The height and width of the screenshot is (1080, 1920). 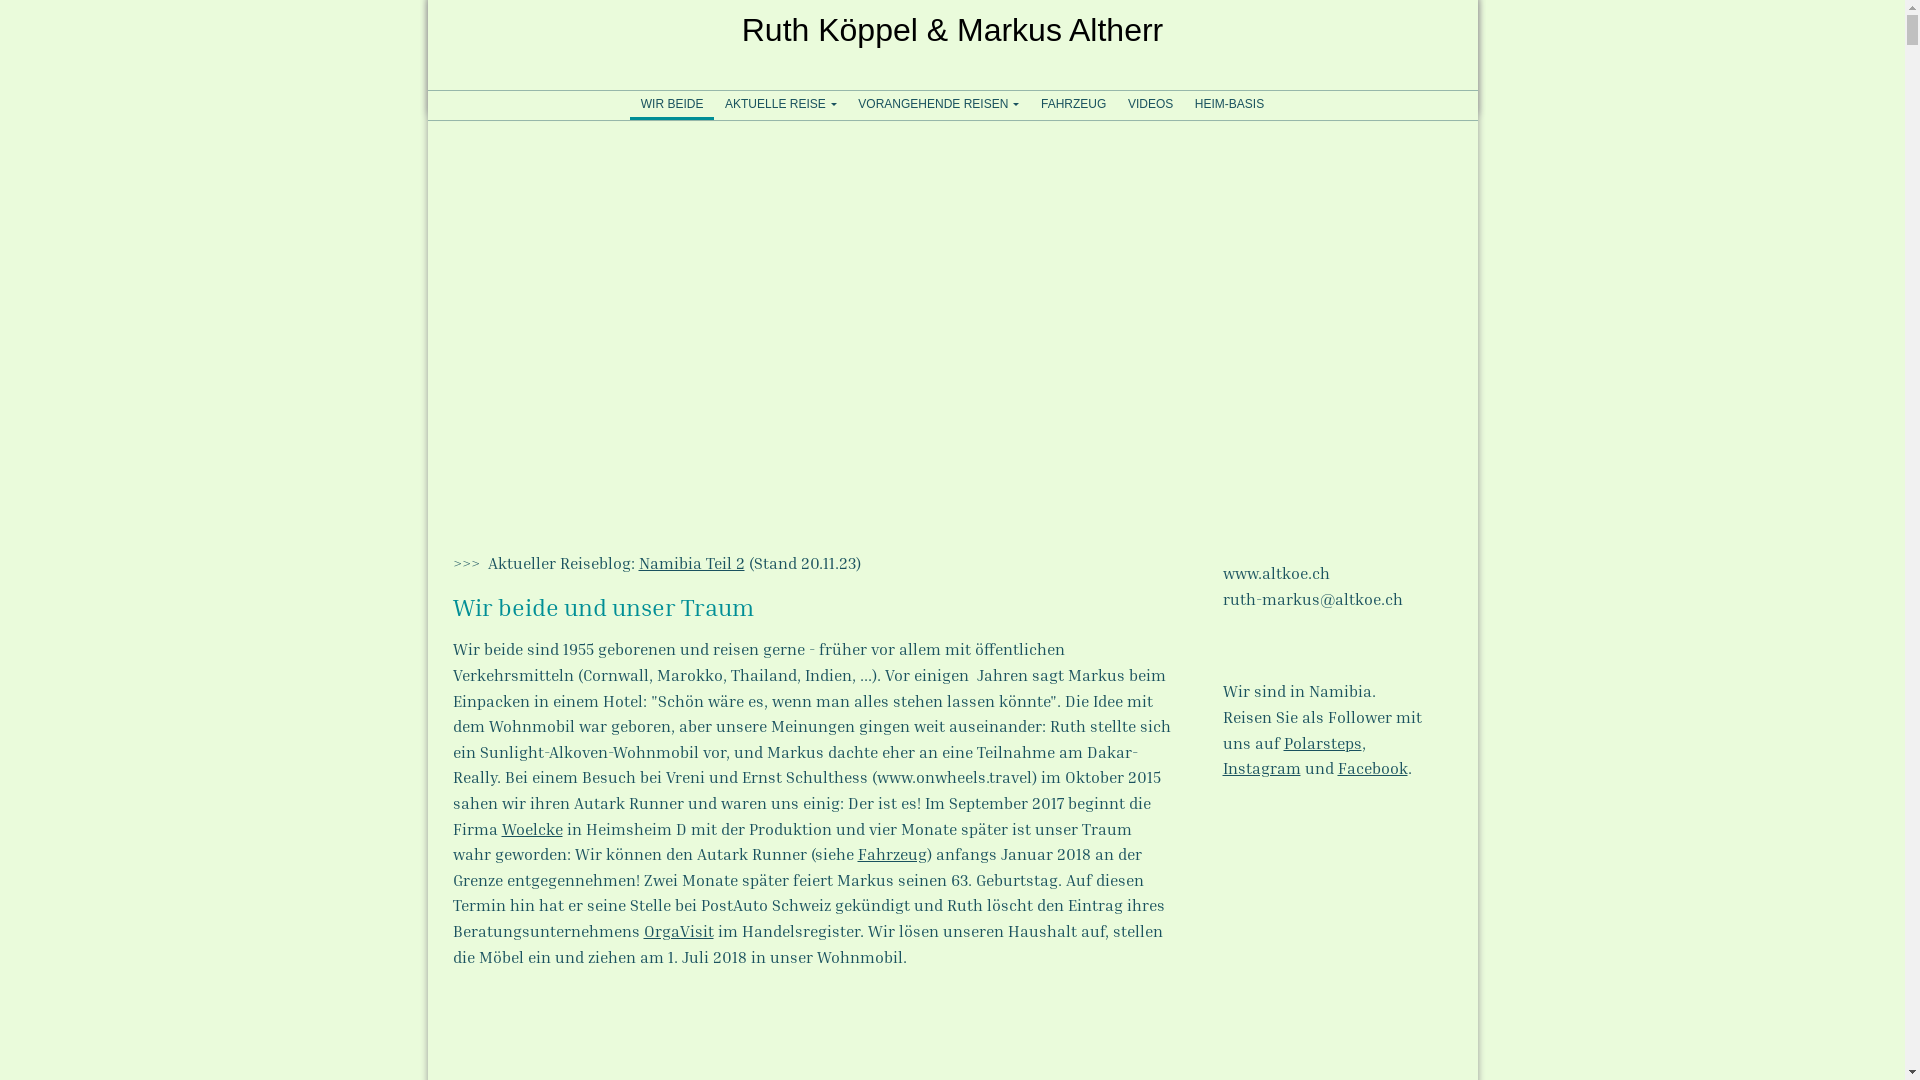 What do you see at coordinates (779, 104) in the screenshot?
I see `'AKTUELLE REISE'` at bounding box center [779, 104].